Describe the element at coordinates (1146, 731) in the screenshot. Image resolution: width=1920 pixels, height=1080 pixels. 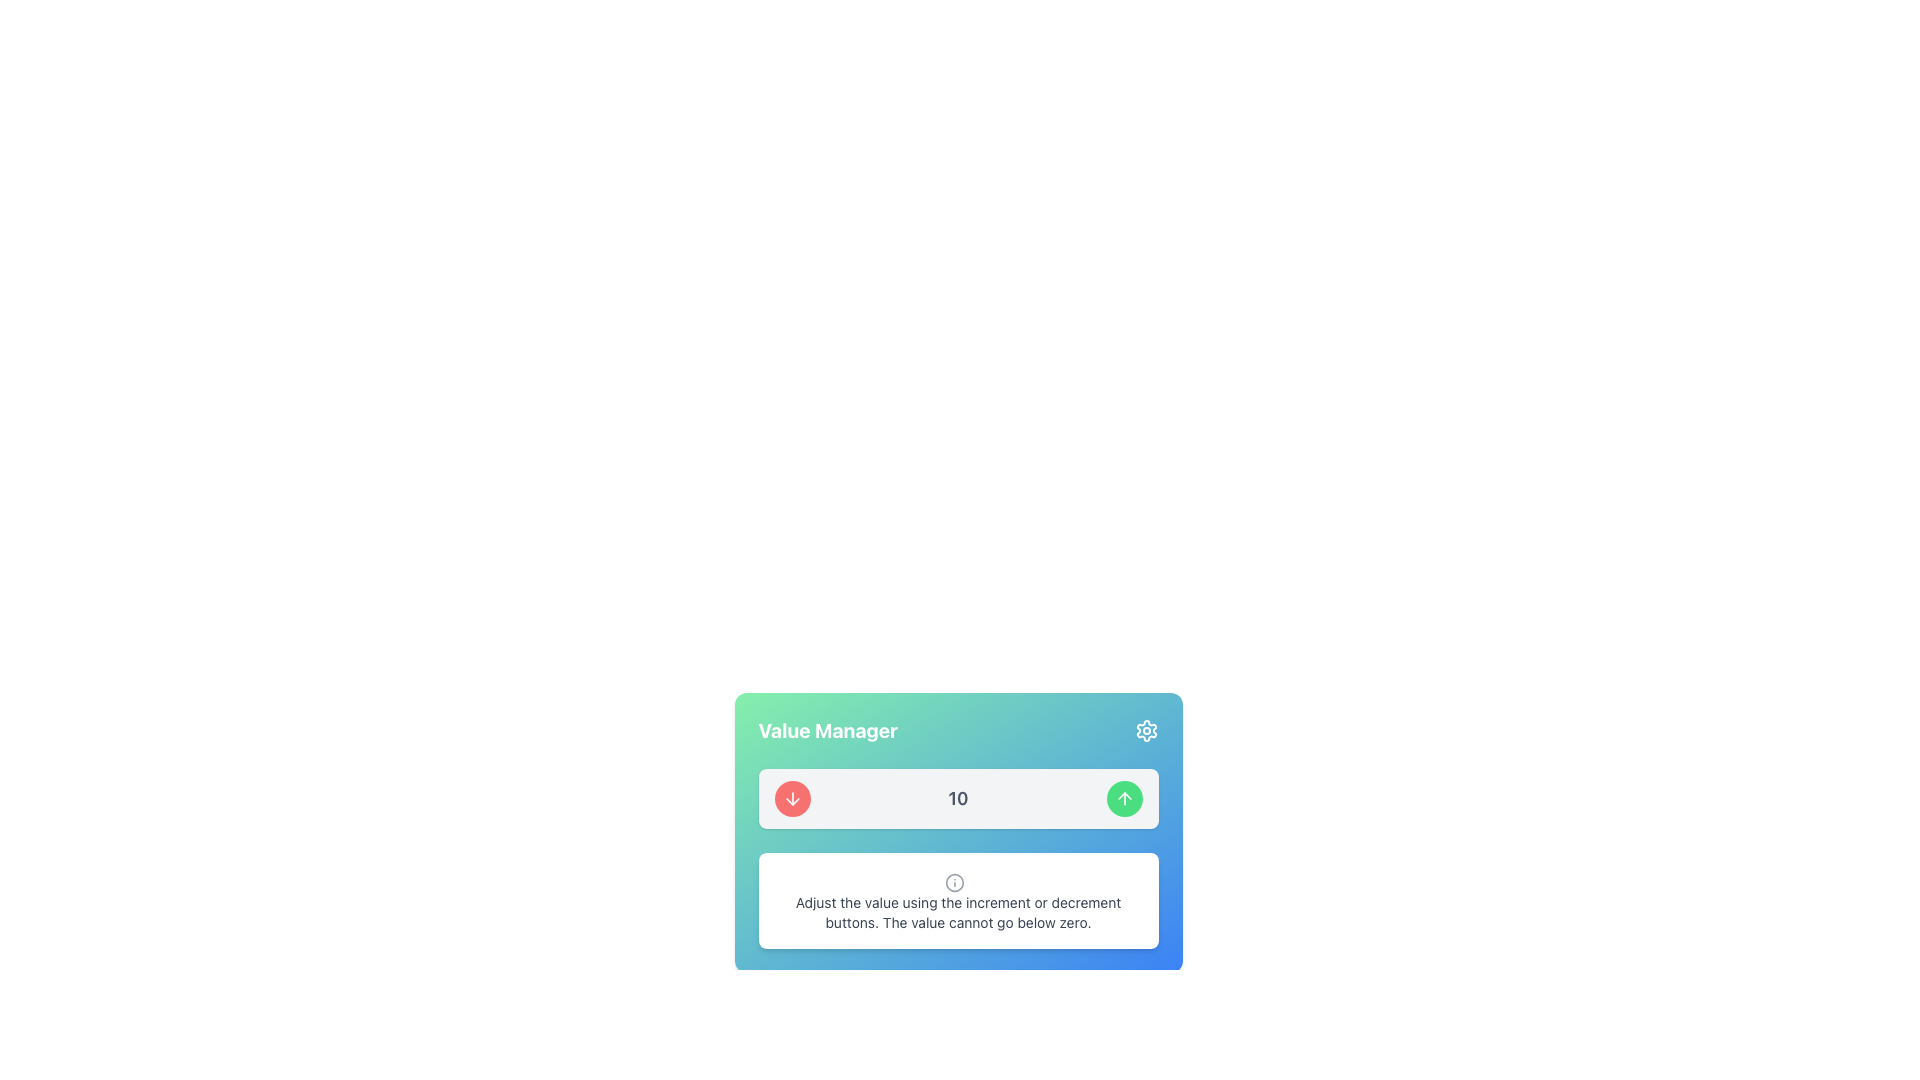
I see `the settings icon, which is a small cogwheel shape with a white stroke on a light blue background, located at the top-right corner of the 'Value Manager' card` at that location.